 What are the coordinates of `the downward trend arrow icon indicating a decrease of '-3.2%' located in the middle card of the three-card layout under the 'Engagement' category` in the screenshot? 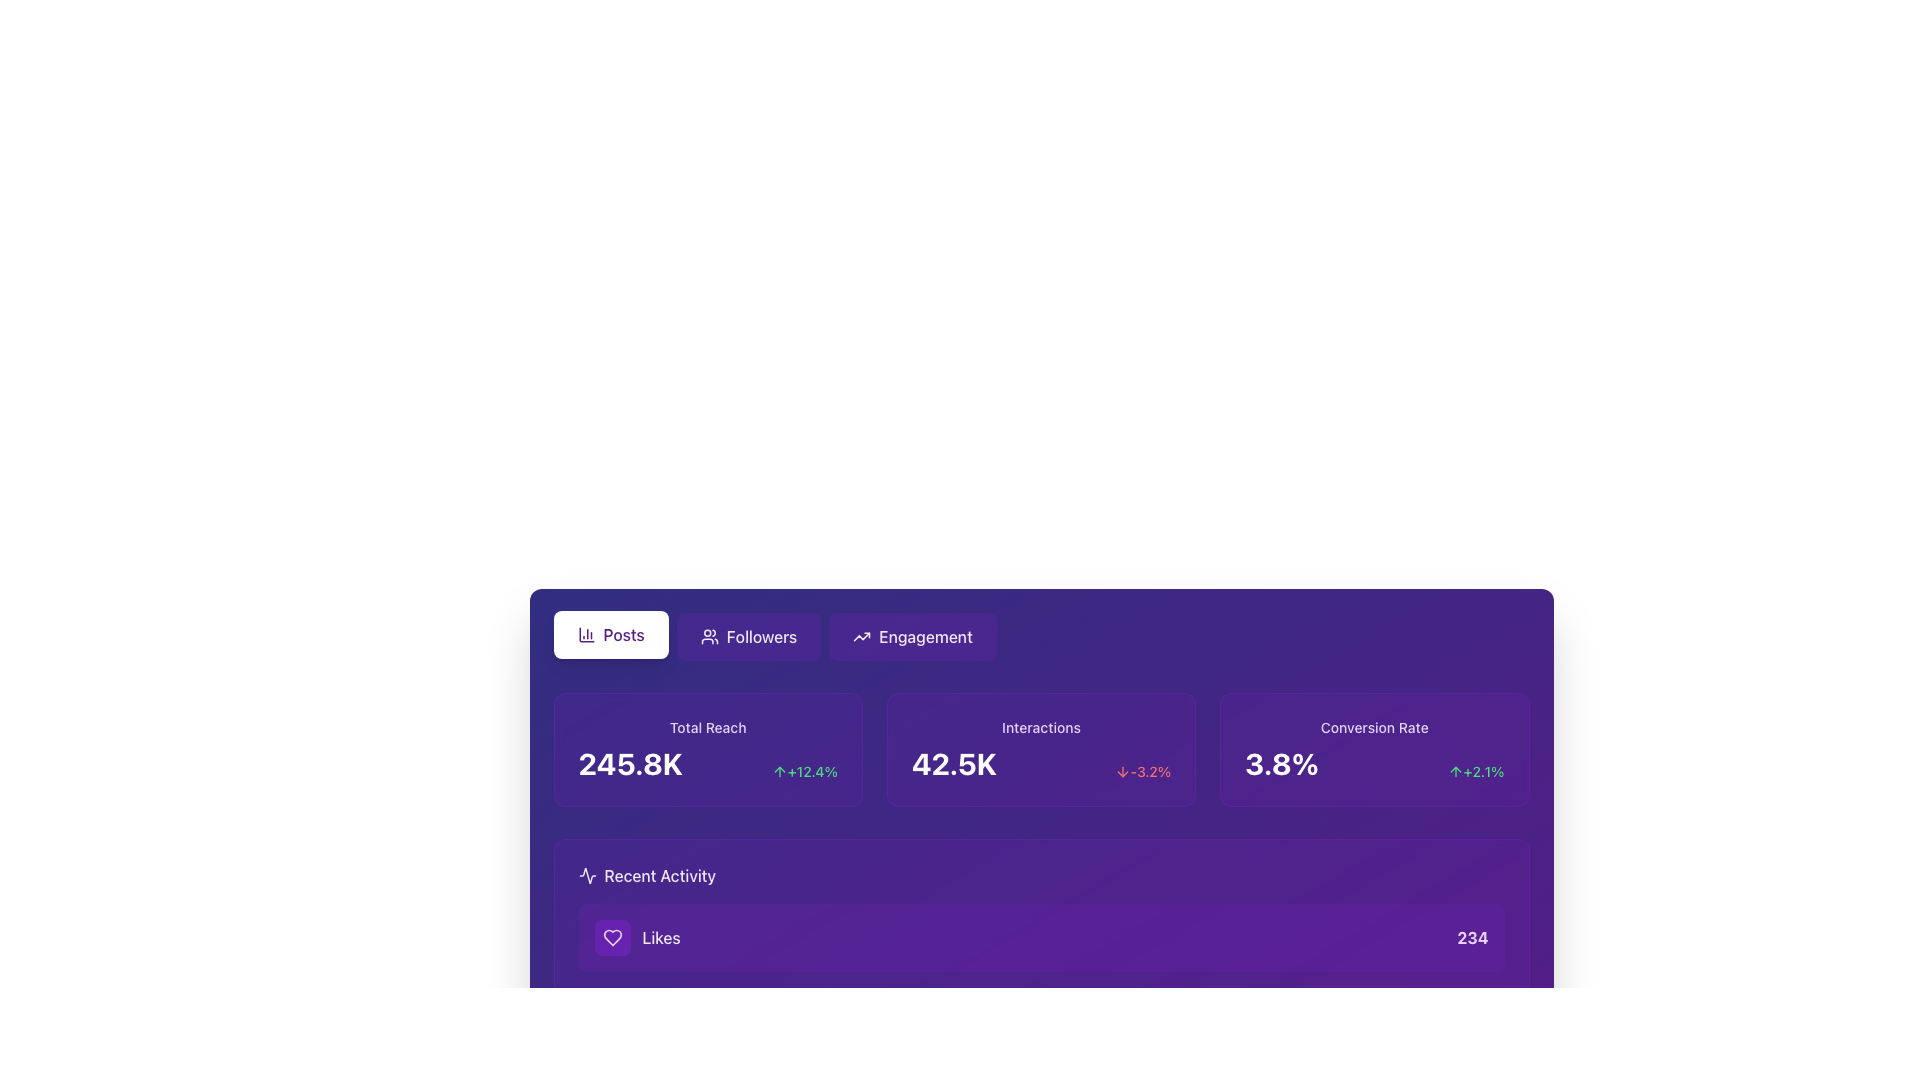 It's located at (1122, 770).